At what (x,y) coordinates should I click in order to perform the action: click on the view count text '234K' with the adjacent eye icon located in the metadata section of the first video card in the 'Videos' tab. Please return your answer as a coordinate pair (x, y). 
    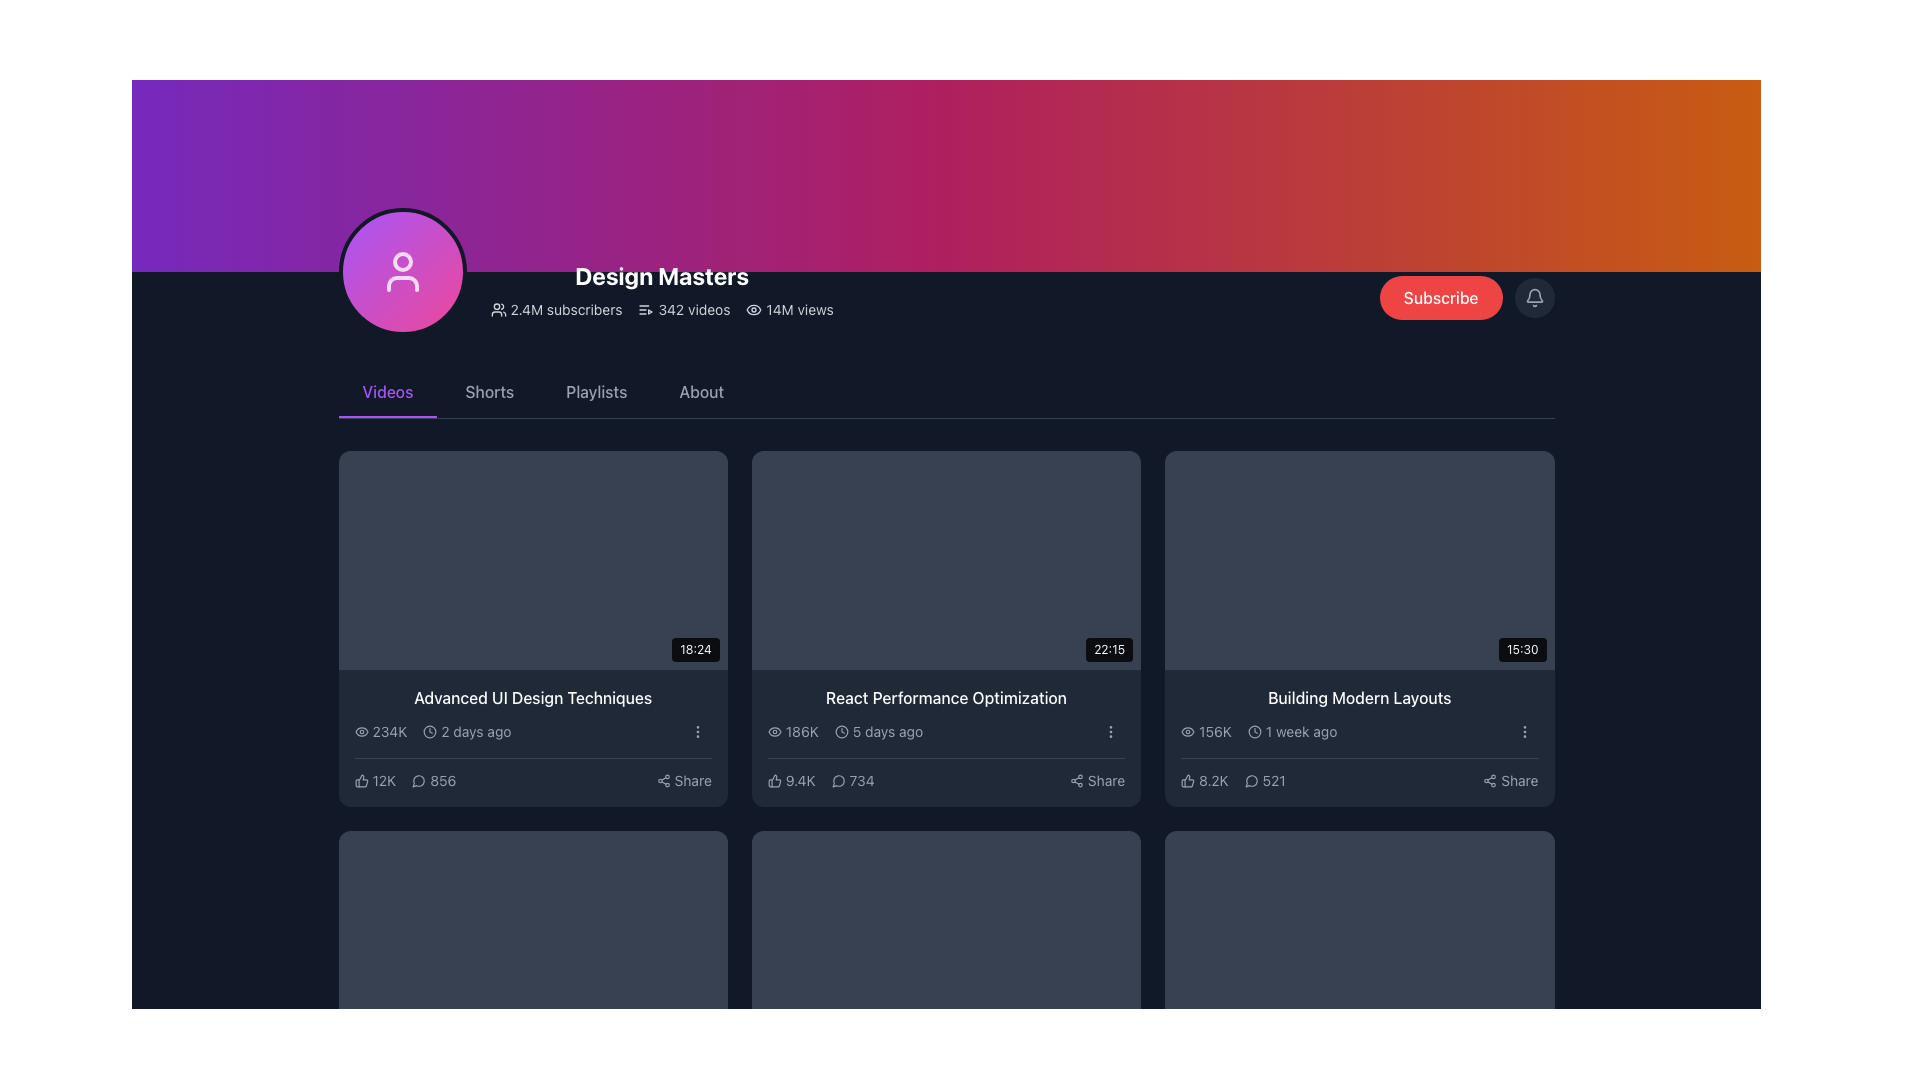
    Looking at the image, I should click on (380, 732).